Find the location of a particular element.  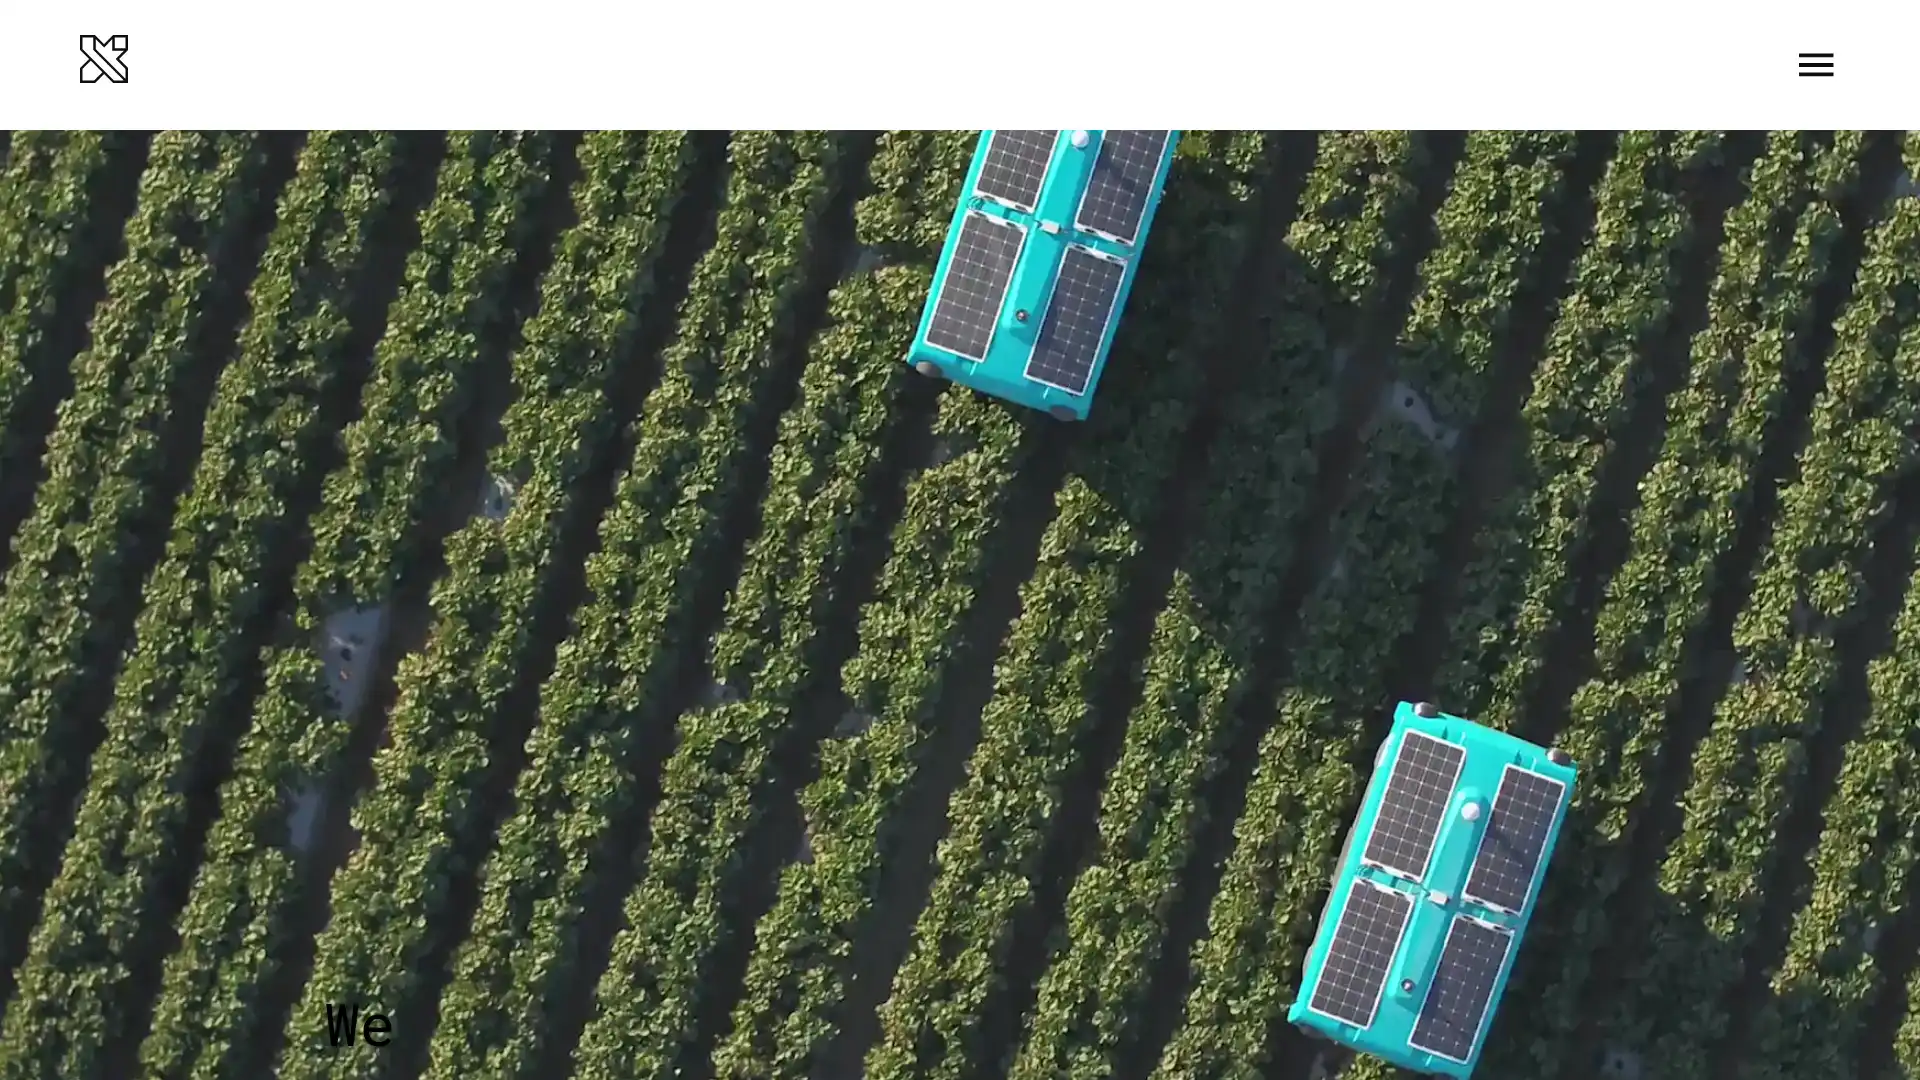

No ordinary ride The Self-Driving Car team completes the worlds first fully self-driving ride on public roads in Austin, TX  no steering wheel, pedals, or test drivers involved. Steve Mahan, the former CEO of the Santa Clara Valley Blind Center, is the inaugural passenger. is located at coordinates (1013, 201).